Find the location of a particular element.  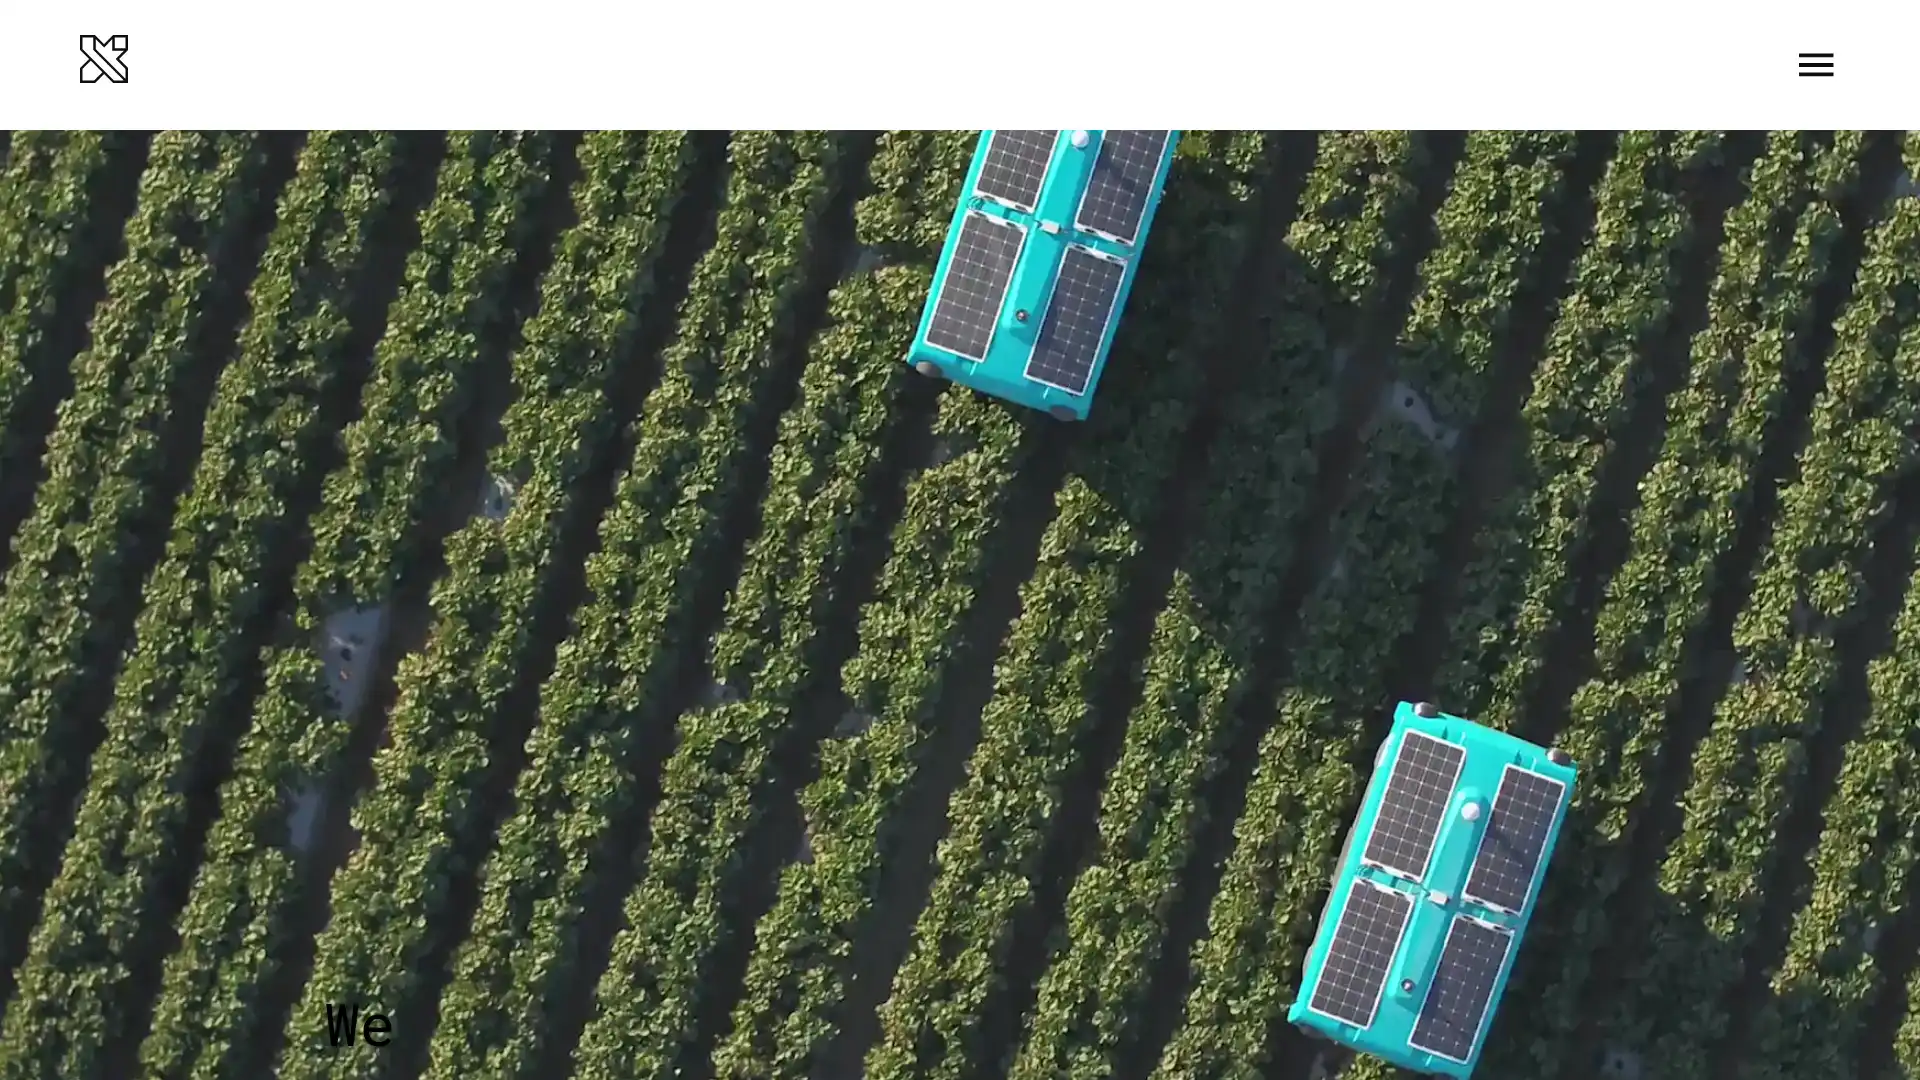

No ordinary ride The Self-Driving Car team completes the worlds first fully self-driving ride on public roads in Austin, TX  no steering wheel, pedals, or test drivers involved. Steve Mahan, the former CEO of the Santa Clara Valley Blind Center, is the inaugural passenger. is located at coordinates (1013, 201).